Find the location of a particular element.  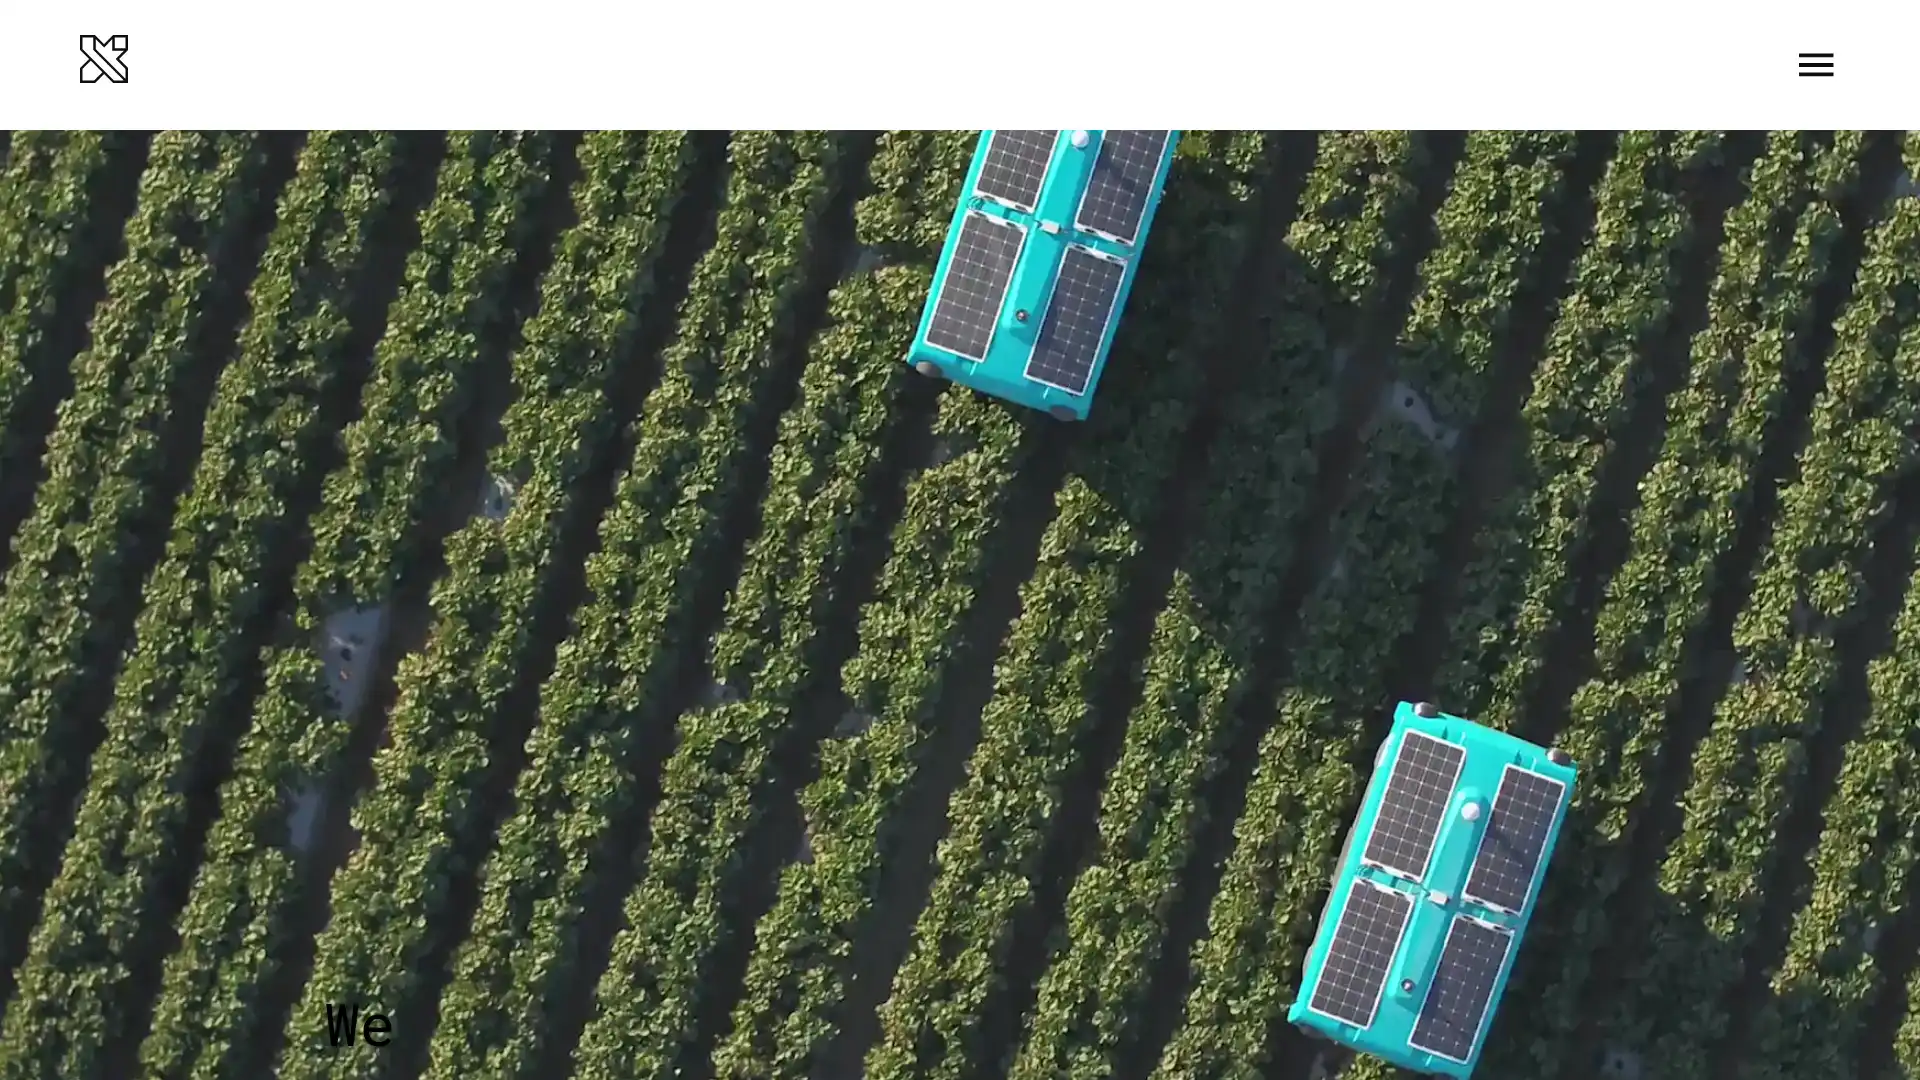

No ordinary ride The Self-Driving Car team completes the worlds first fully self-driving ride on public roads in Austin, TX  no steering wheel, pedals, or test drivers involved. Steve Mahan, the former CEO of the Santa Clara Valley Blind Center, is the inaugural passenger. is located at coordinates (1013, 201).